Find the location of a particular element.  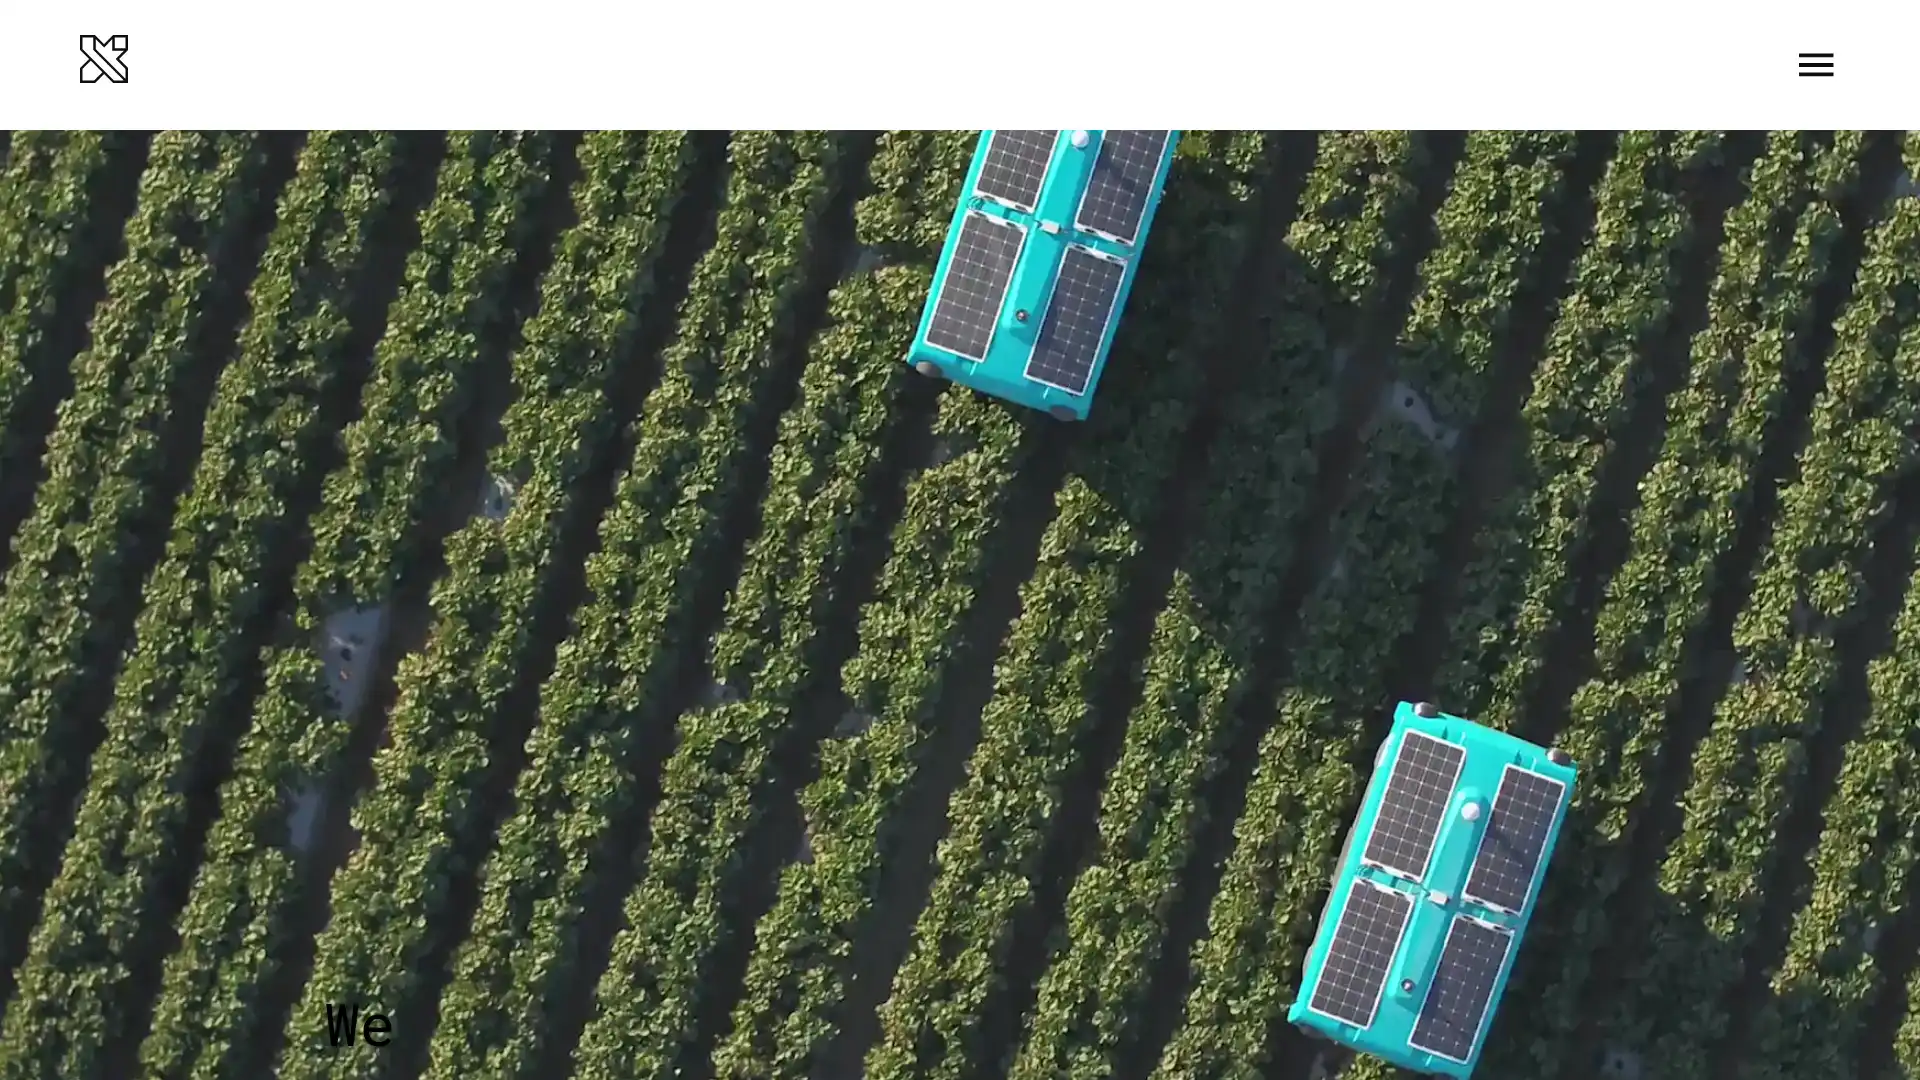

No ordinary ride The Self-Driving Car team completes the worlds first fully self-driving ride on public roads in Austin, TX  no steering wheel, pedals, or test drivers involved. Steve Mahan, the former CEO of the Santa Clara Valley Blind Center, is the inaugural passenger. is located at coordinates (1013, 201).